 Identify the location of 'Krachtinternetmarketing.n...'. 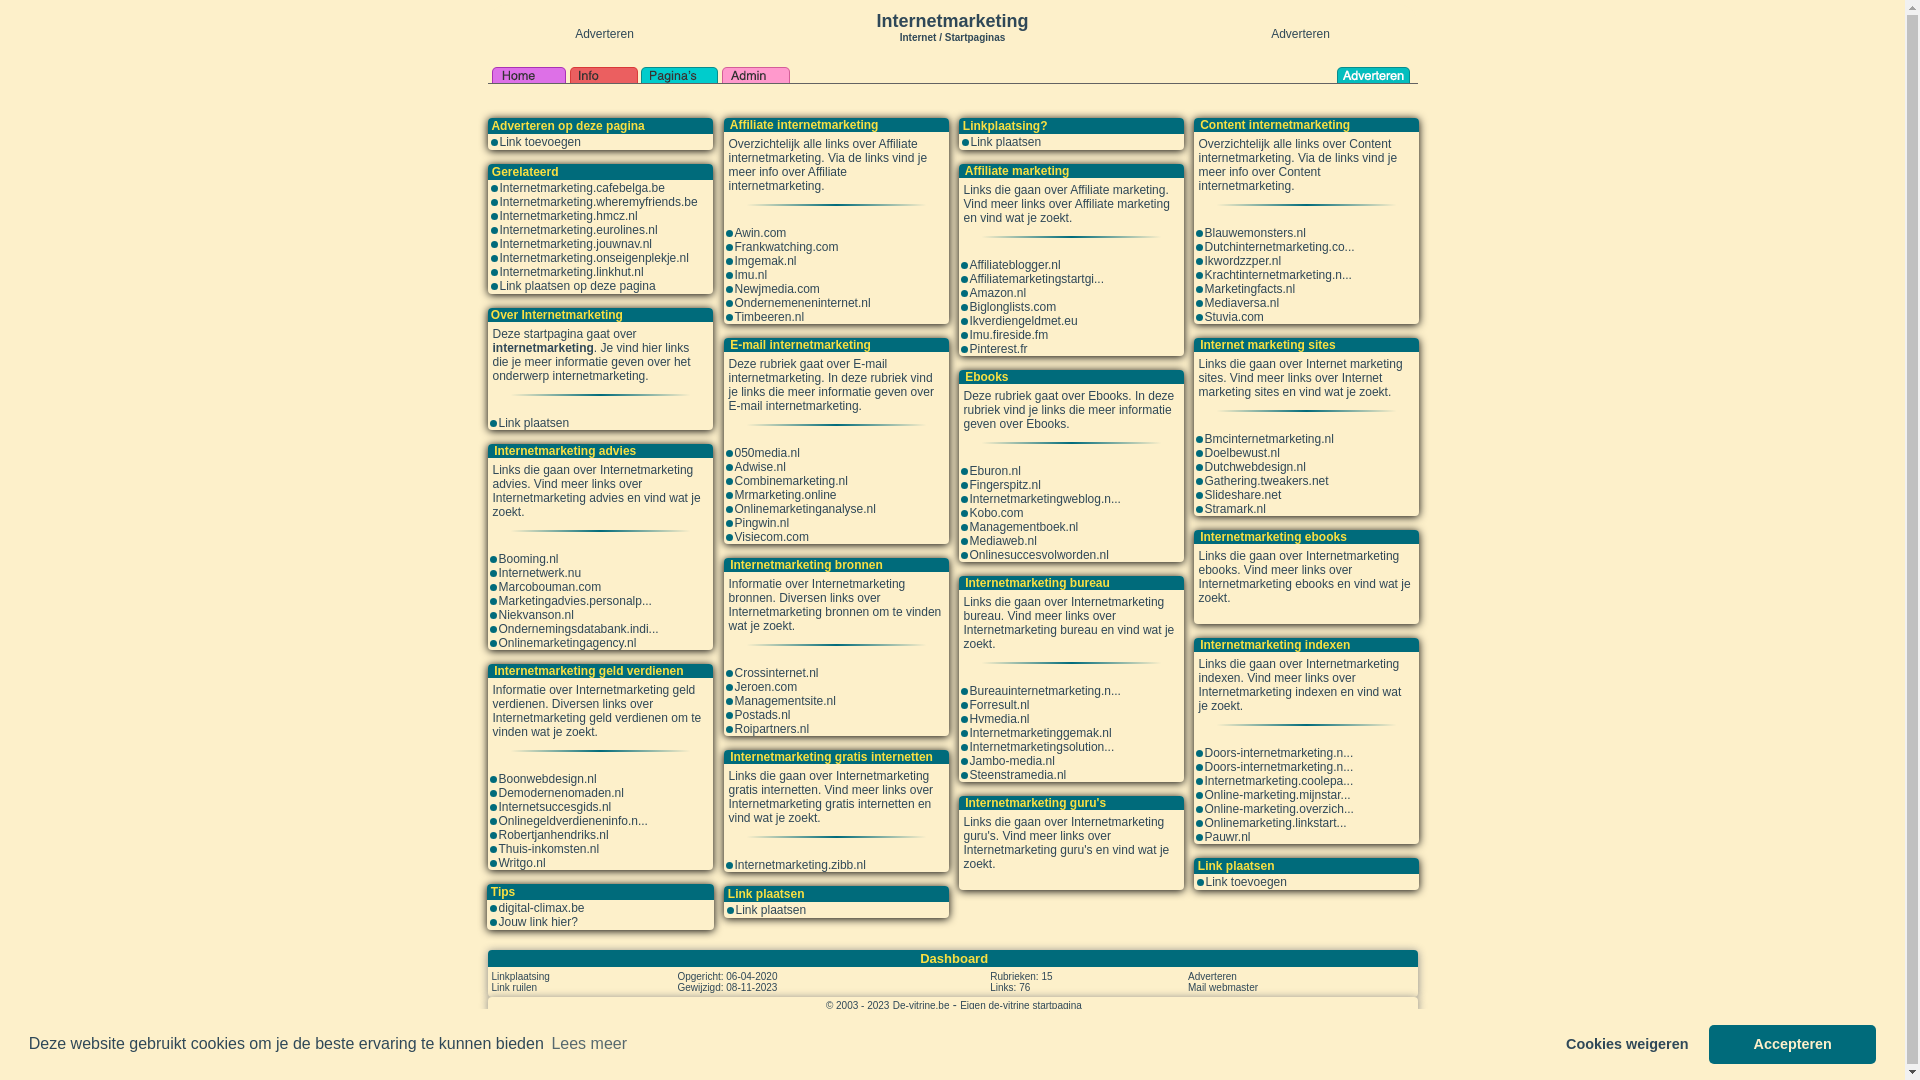
(1276, 274).